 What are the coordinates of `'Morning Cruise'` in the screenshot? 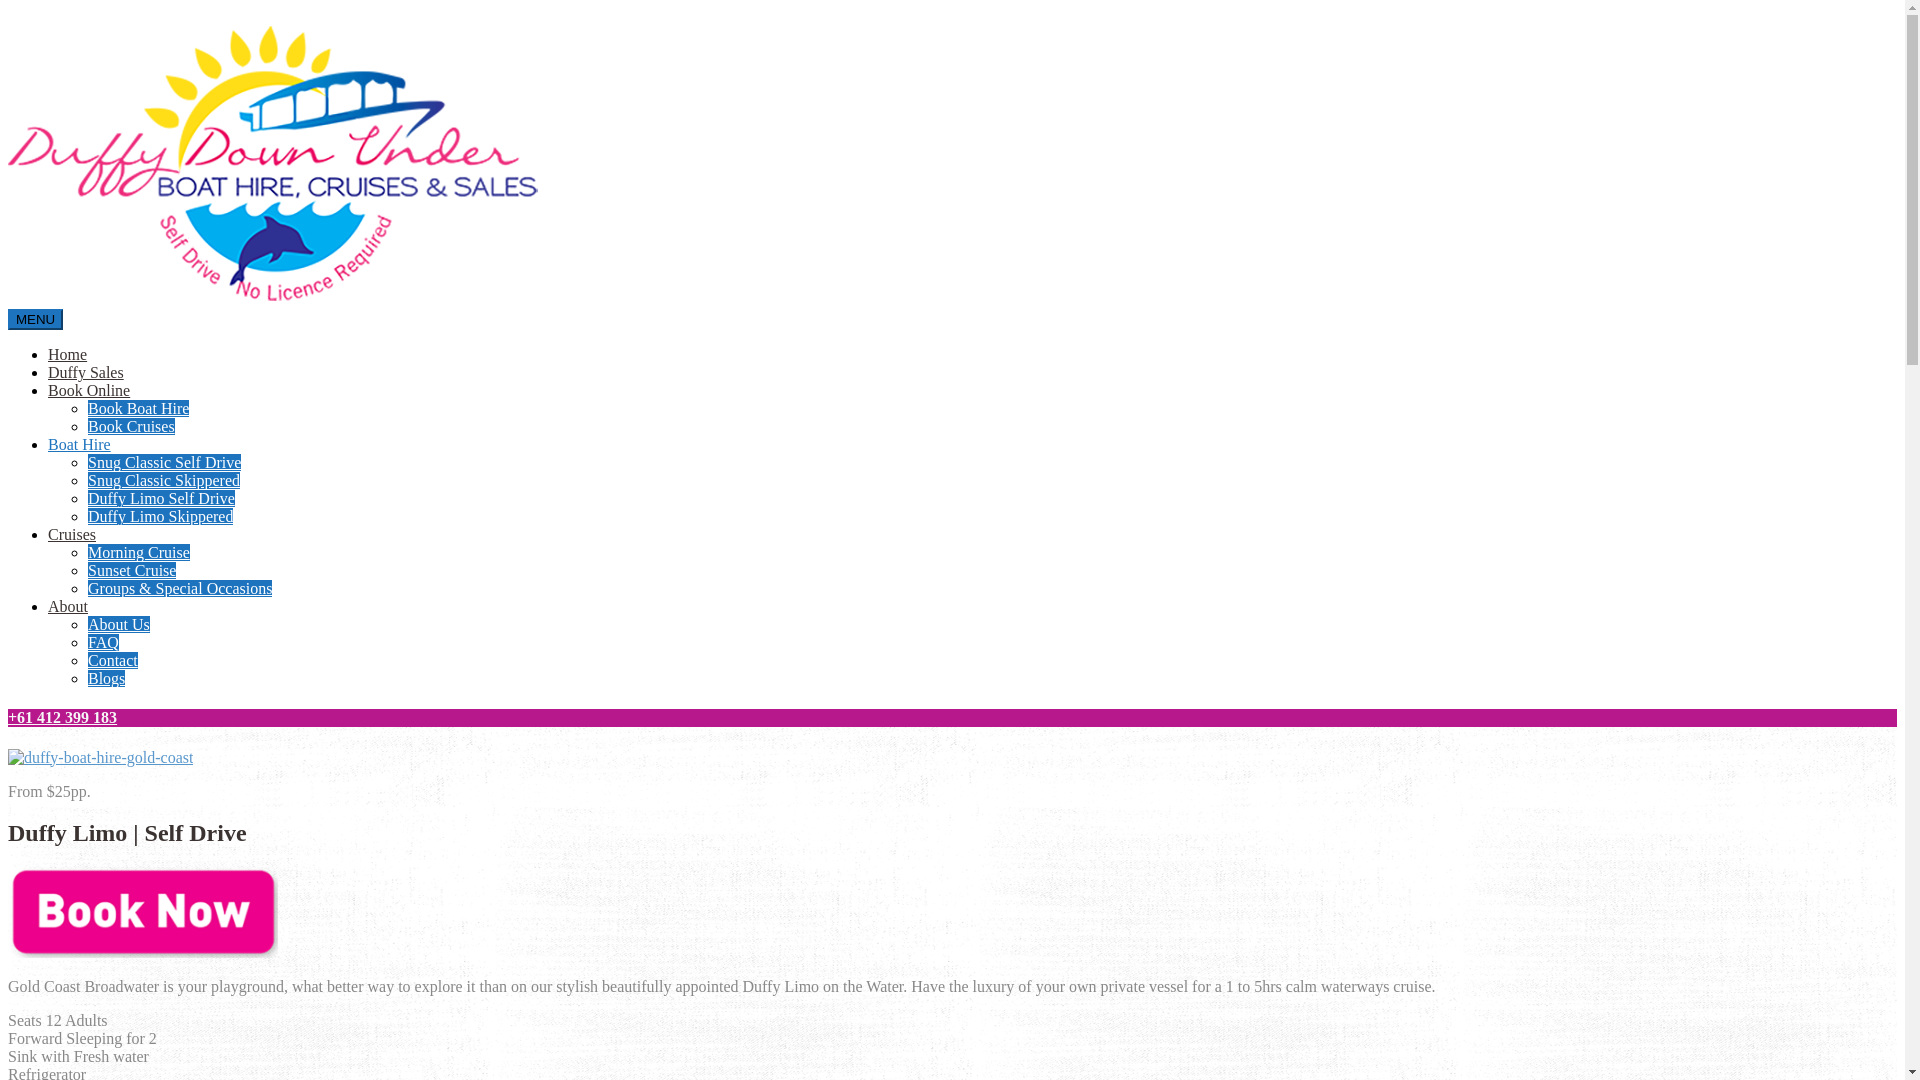 It's located at (138, 552).